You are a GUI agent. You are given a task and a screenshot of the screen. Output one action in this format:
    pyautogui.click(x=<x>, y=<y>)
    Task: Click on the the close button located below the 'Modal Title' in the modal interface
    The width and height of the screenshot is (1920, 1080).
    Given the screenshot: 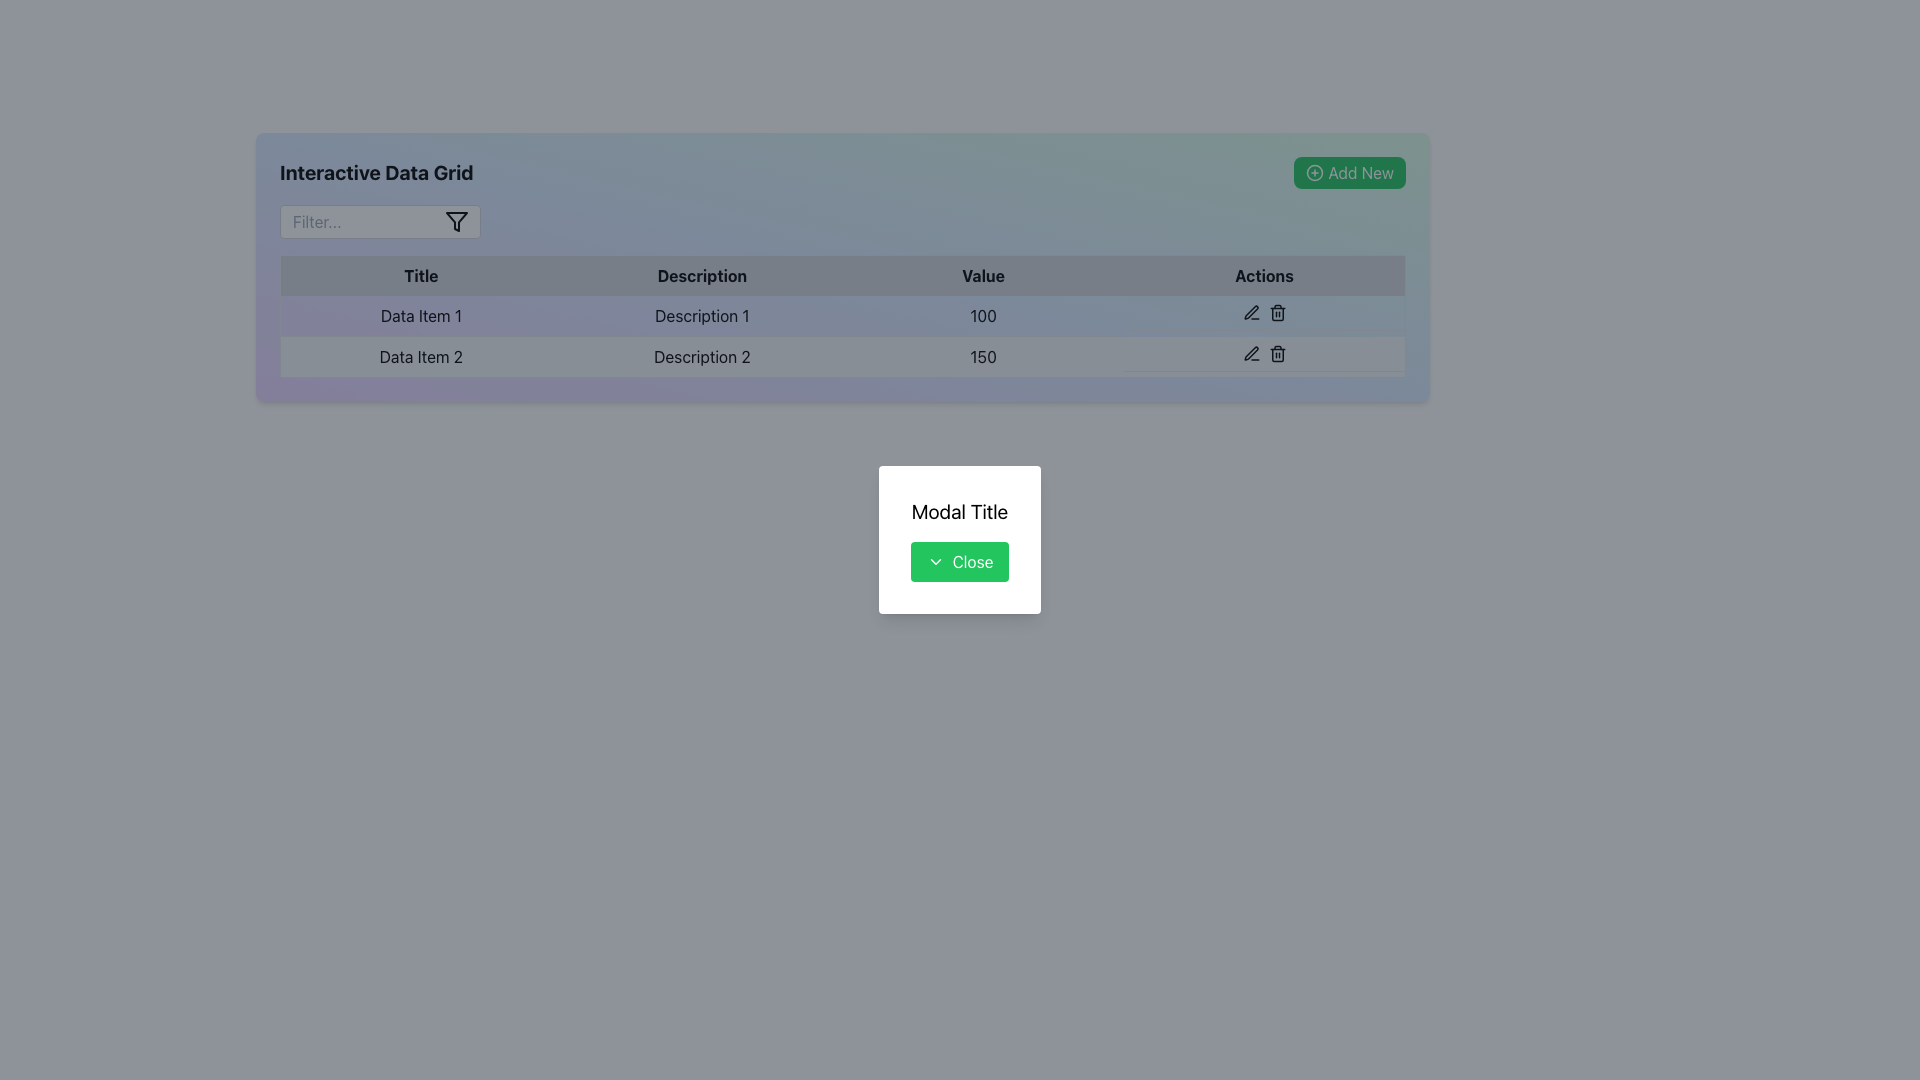 What is the action you would take?
    pyautogui.click(x=960, y=562)
    